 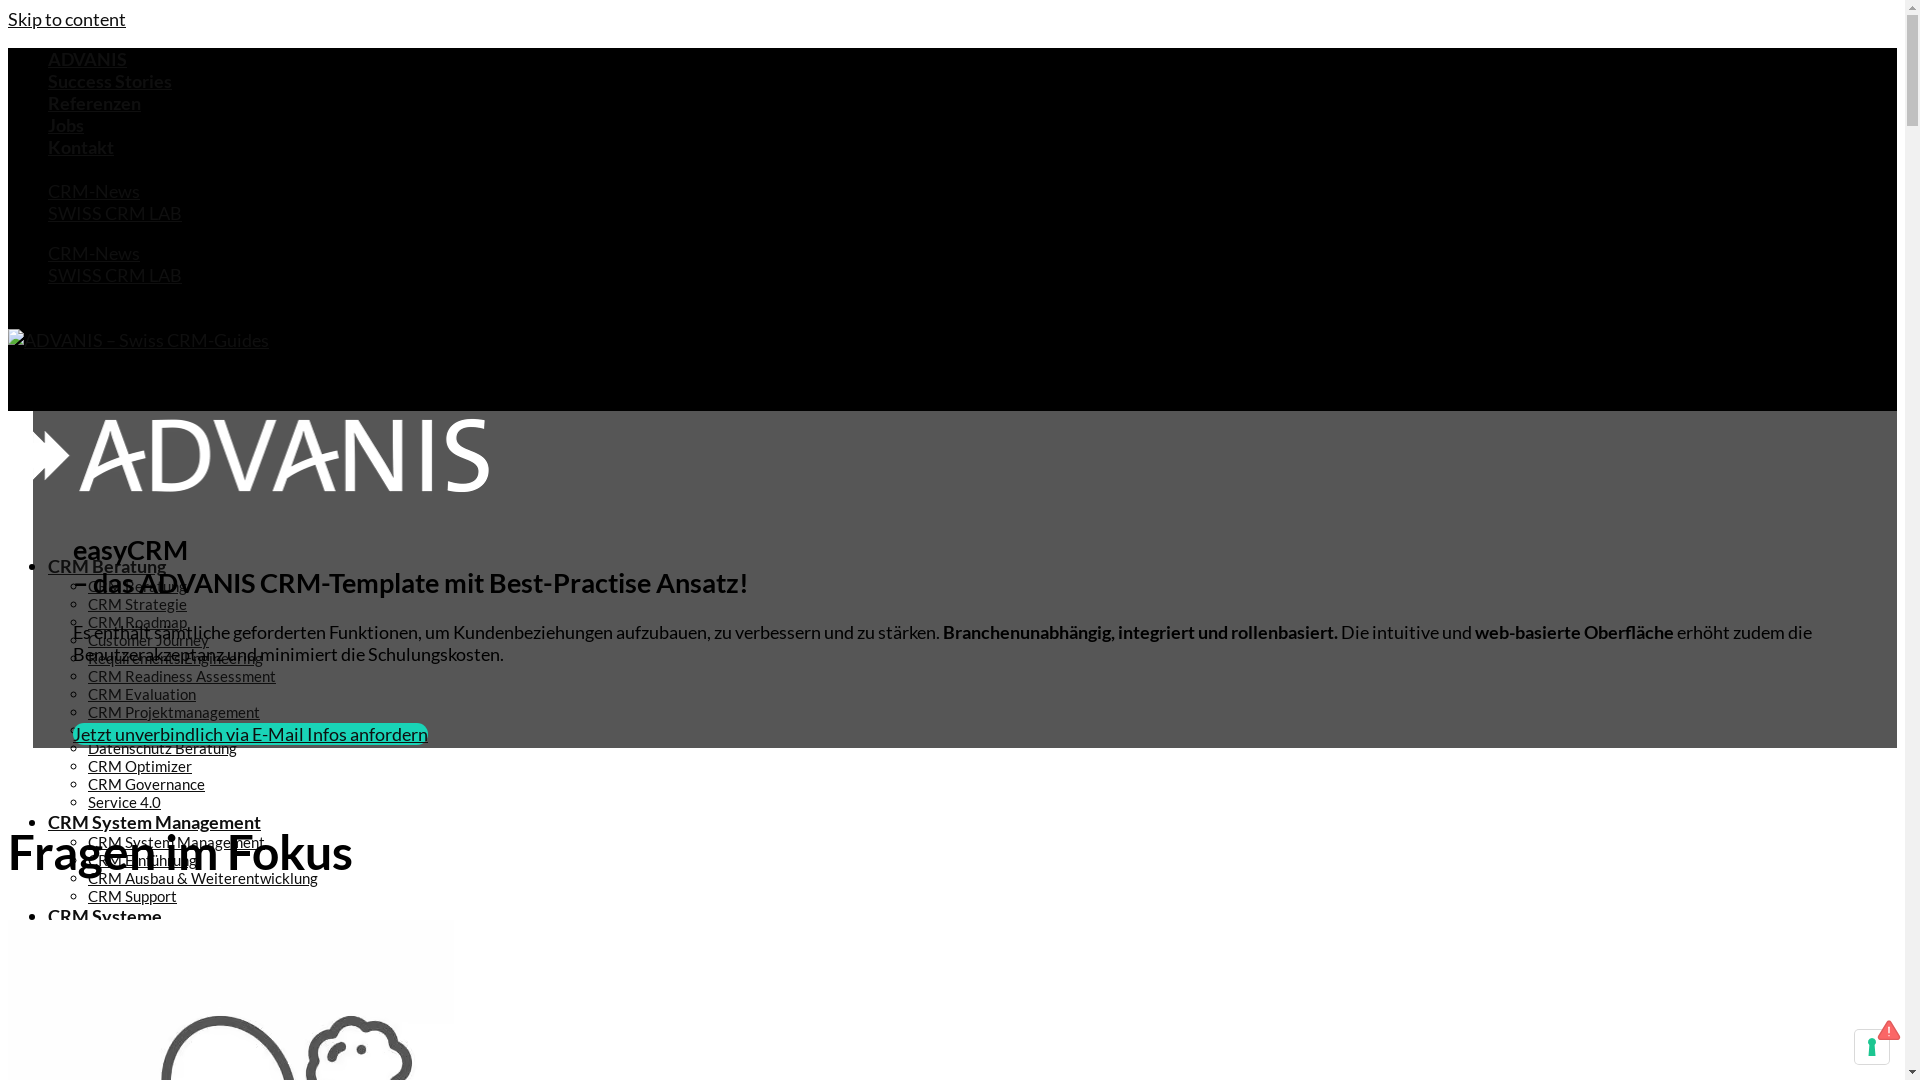 What do you see at coordinates (93, 191) in the screenshot?
I see `'CRM-News'` at bounding box center [93, 191].